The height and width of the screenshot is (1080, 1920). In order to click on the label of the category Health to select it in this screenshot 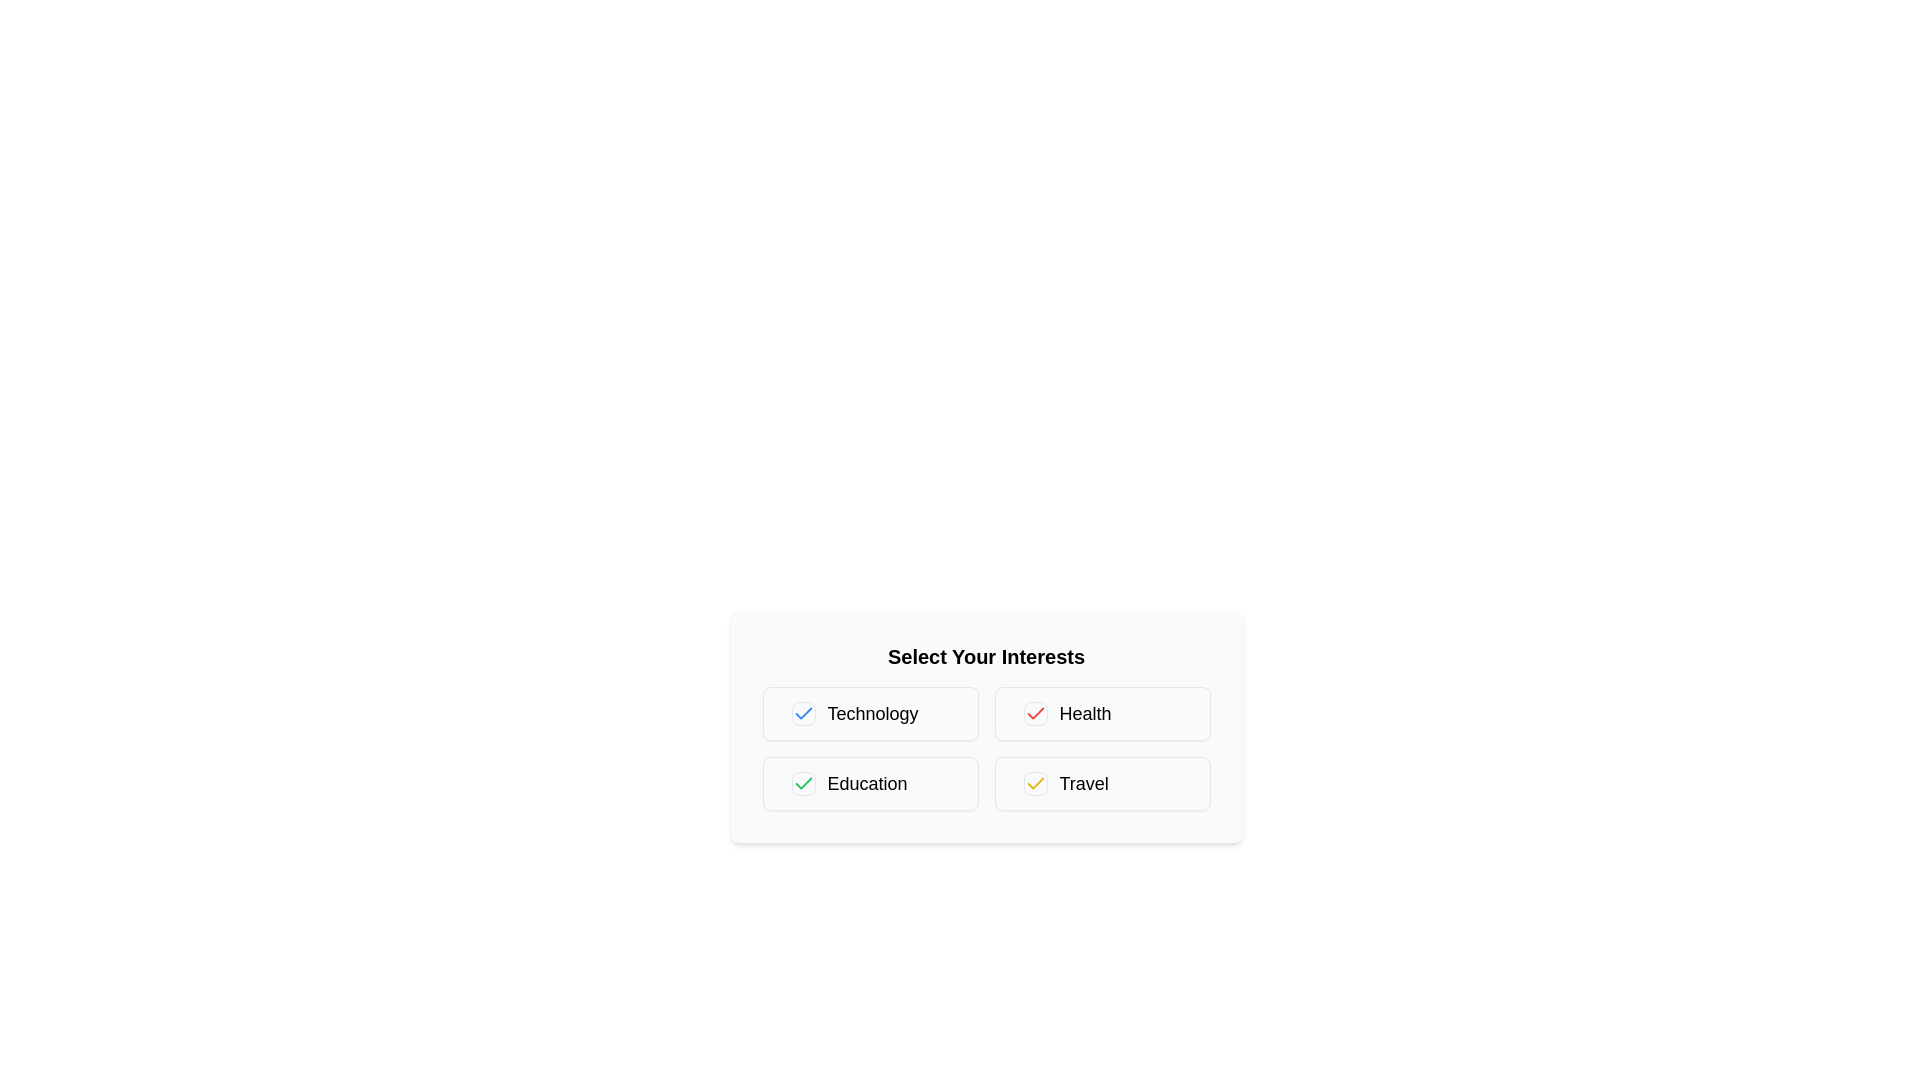, I will do `click(1101, 712)`.